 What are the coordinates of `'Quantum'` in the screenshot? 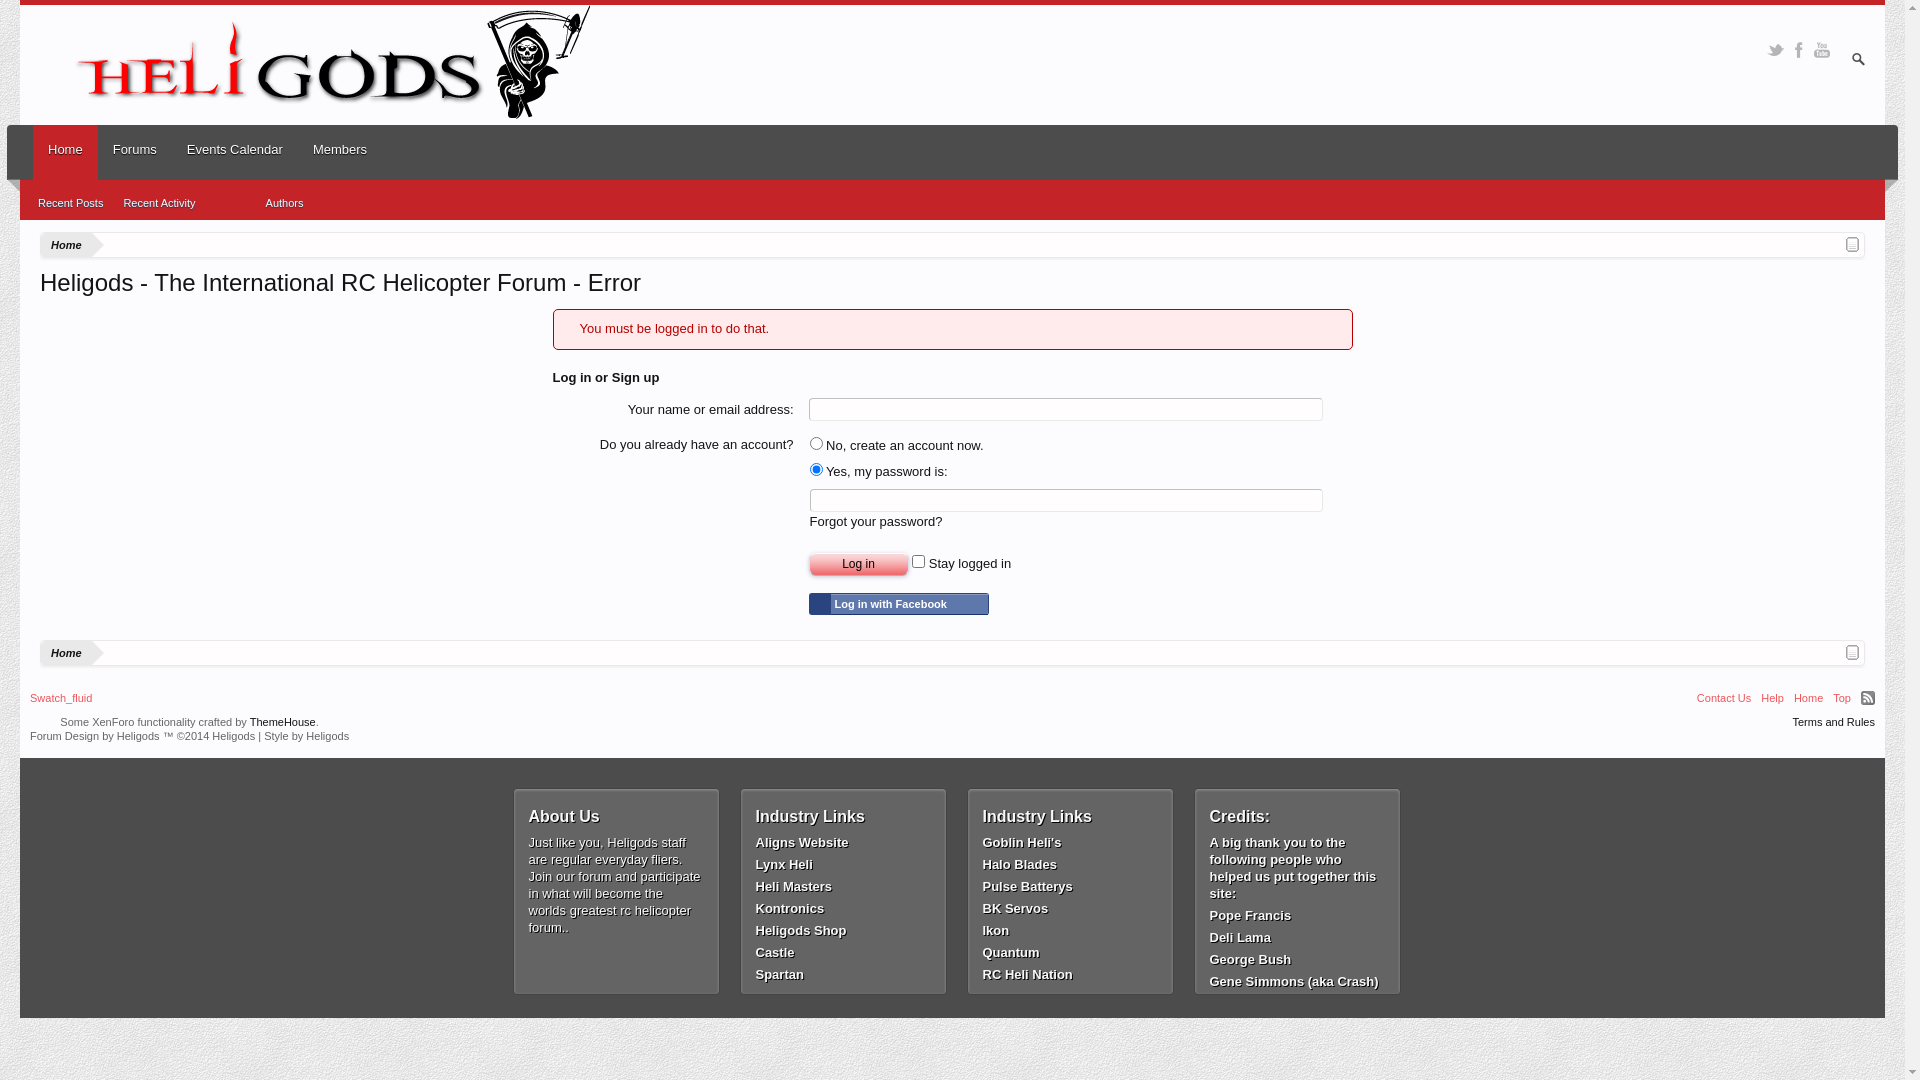 It's located at (1068, 951).